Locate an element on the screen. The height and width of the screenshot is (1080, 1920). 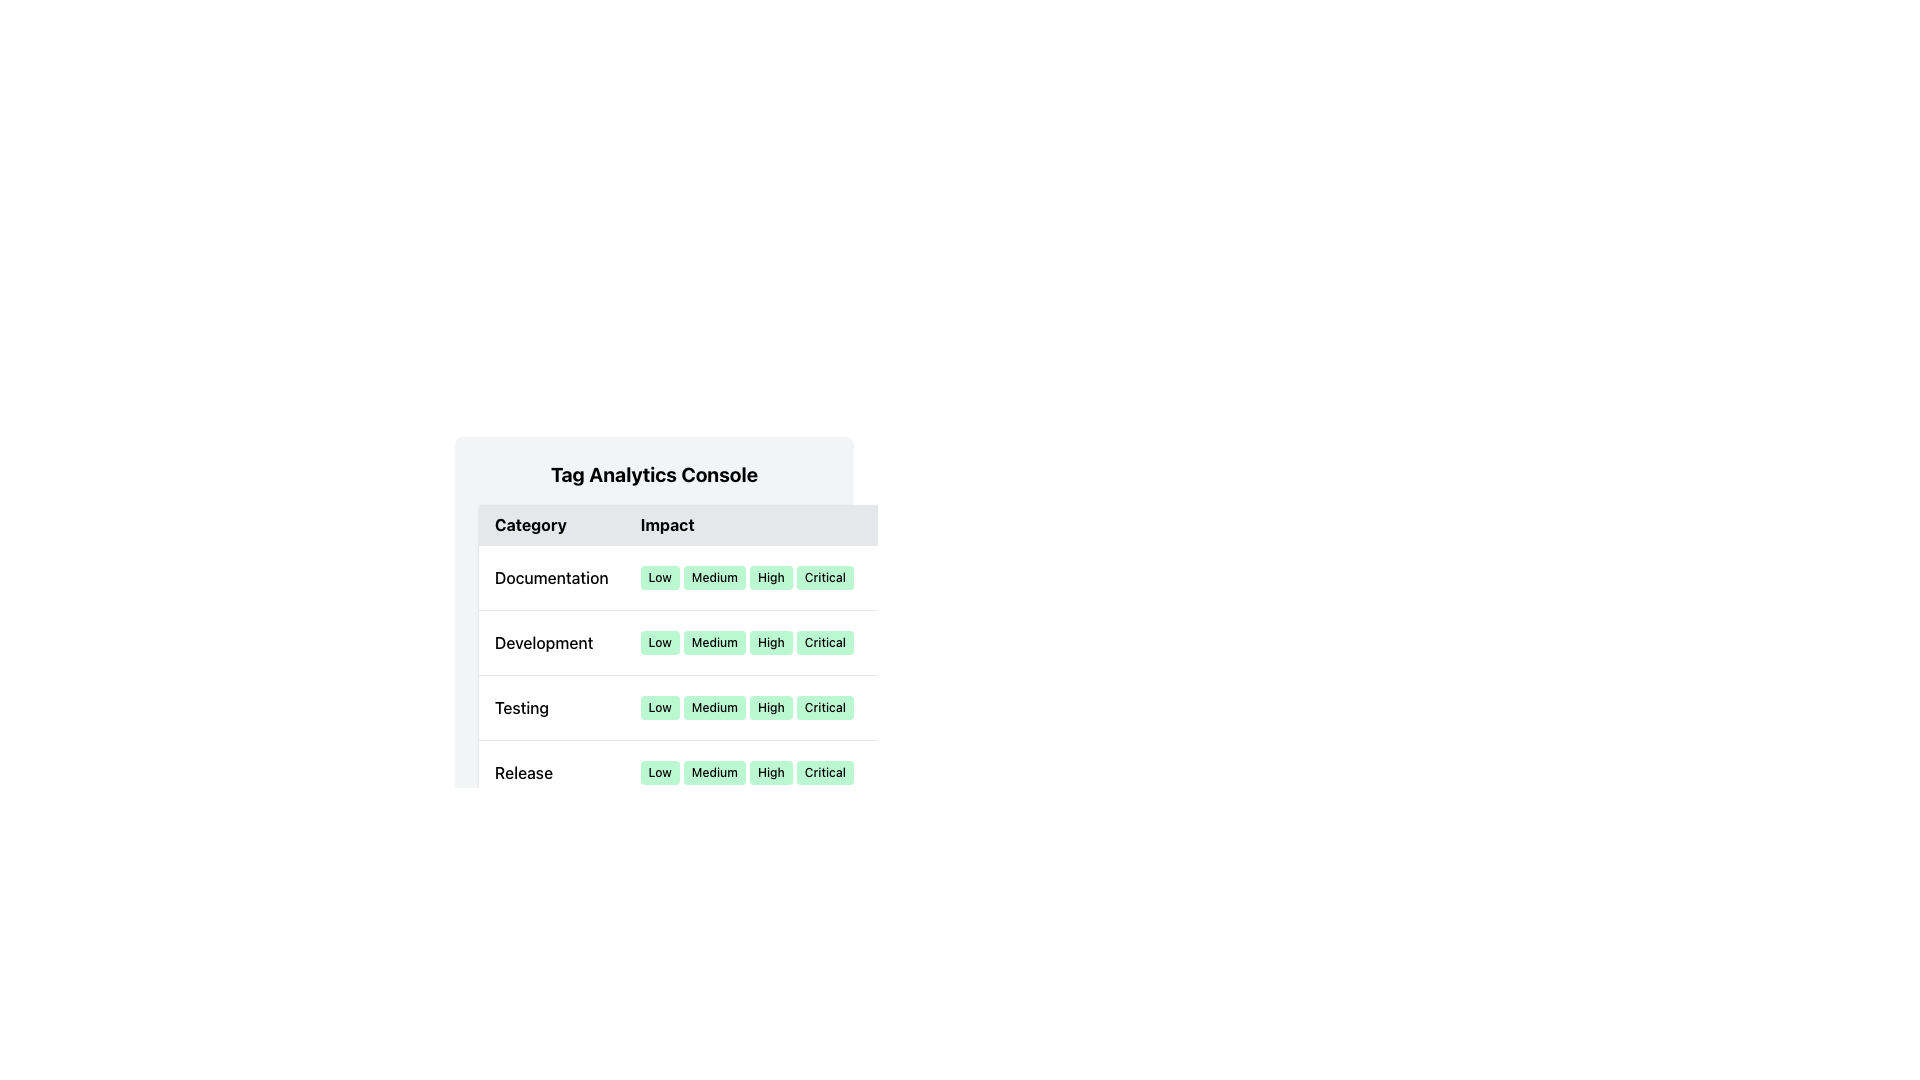
the text label displaying 'Development' located under the 'Category' header in the second row of the table layout is located at coordinates (551, 643).